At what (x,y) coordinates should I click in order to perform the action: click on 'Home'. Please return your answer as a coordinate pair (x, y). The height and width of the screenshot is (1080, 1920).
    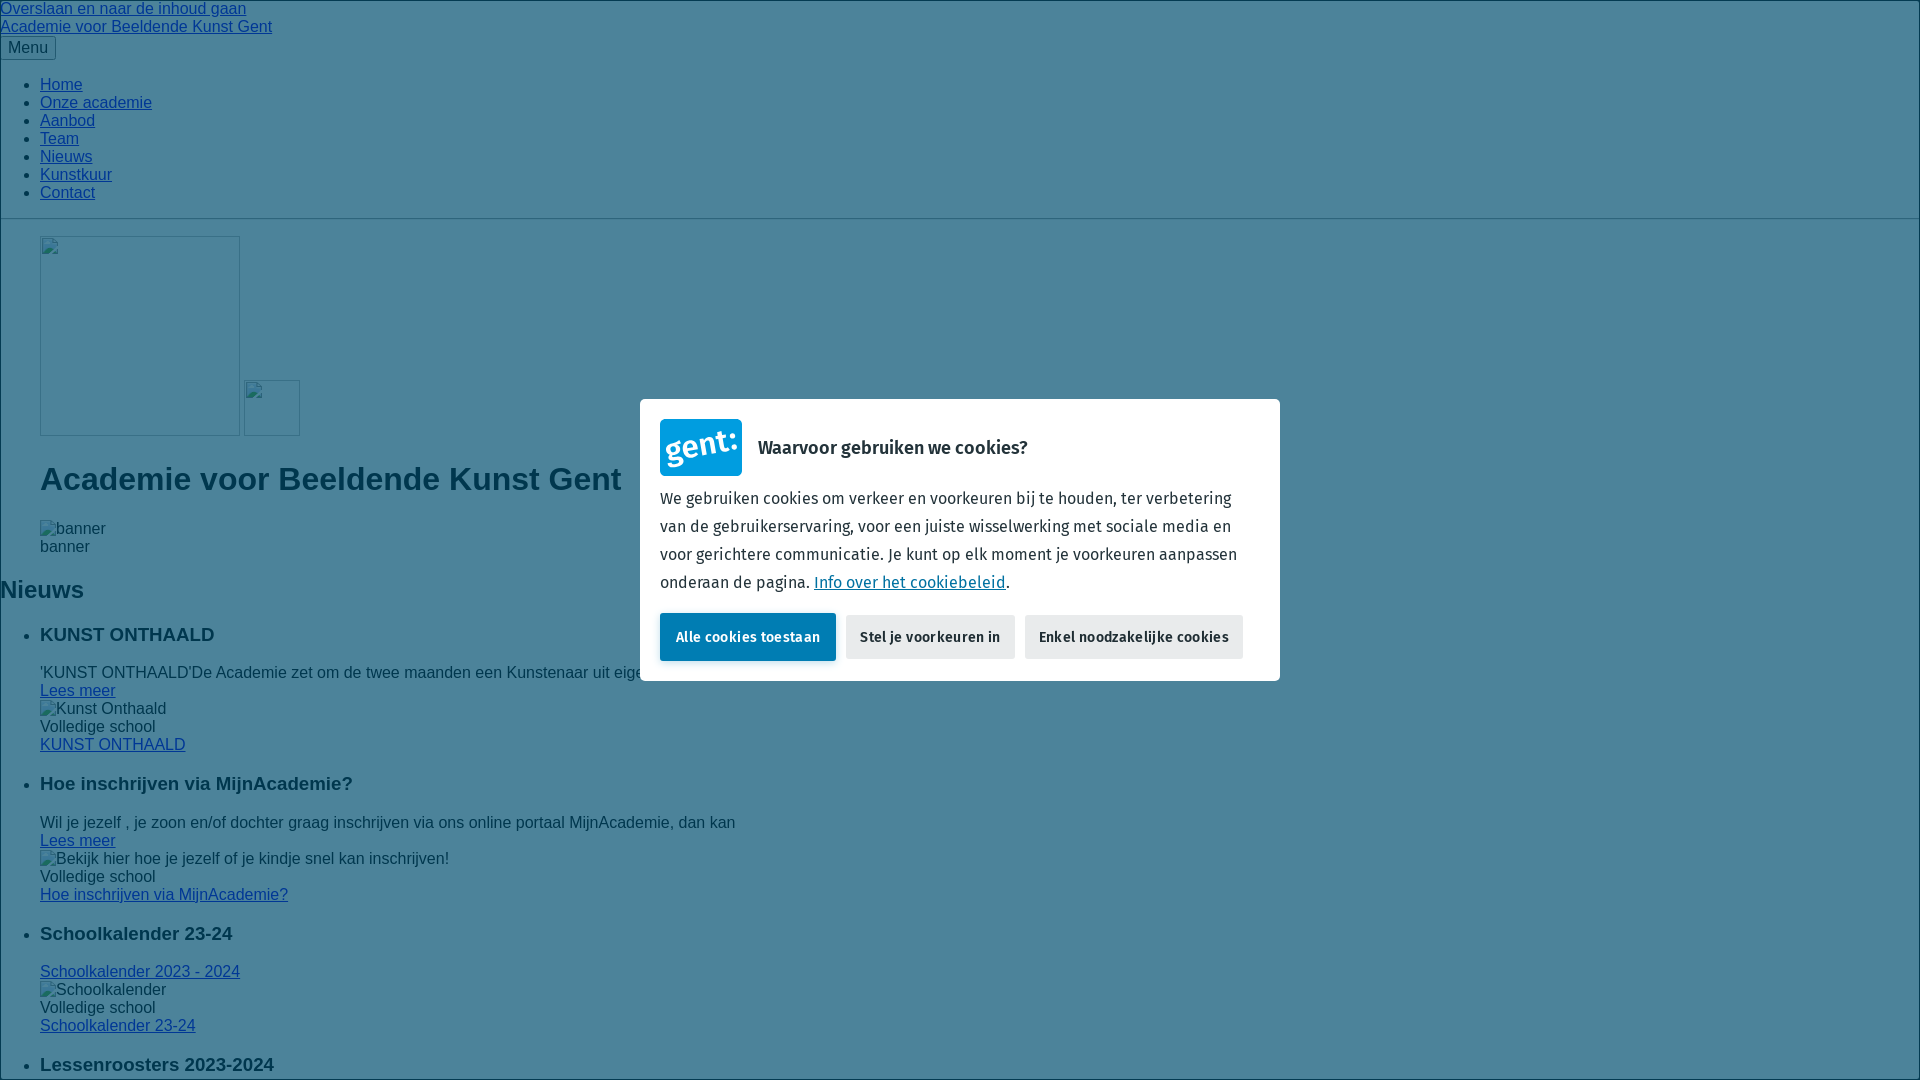
    Looking at the image, I should click on (61, 83).